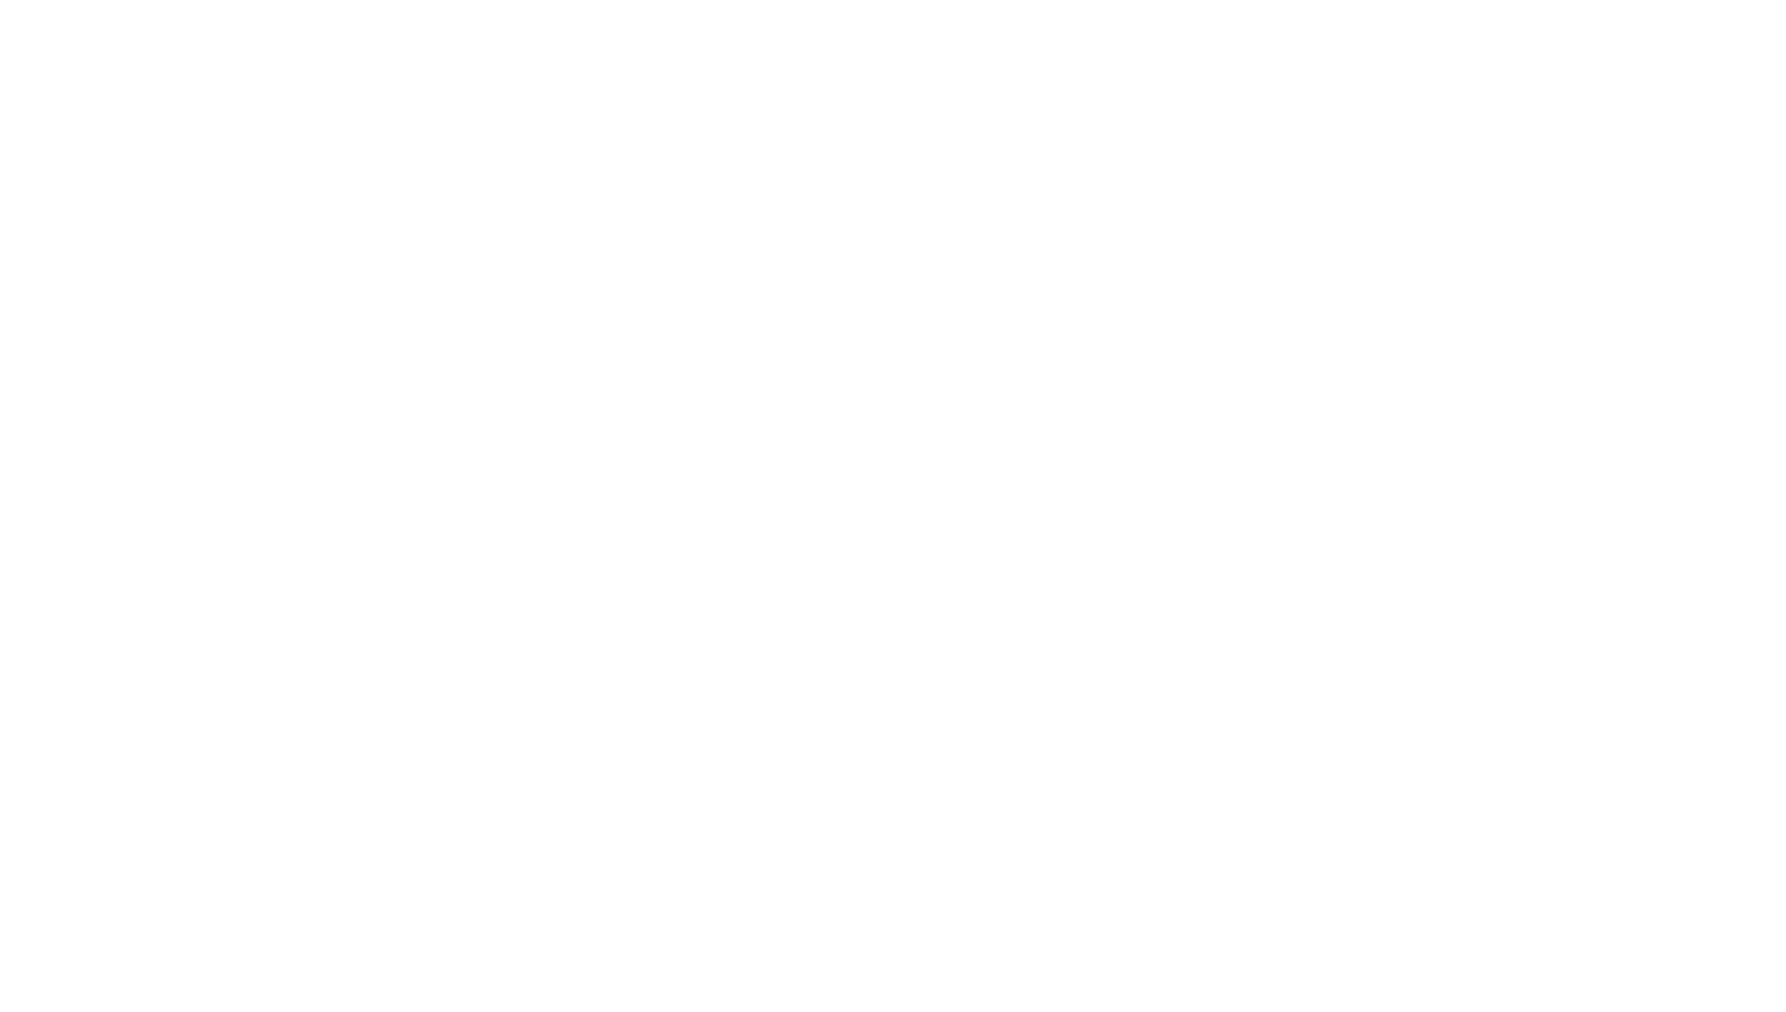 The width and height of the screenshot is (1786, 1012). I want to click on 'We built the new Sennheiser Lego microphone kit so you don’t have to…but you’ll want to.', so click(827, 438).